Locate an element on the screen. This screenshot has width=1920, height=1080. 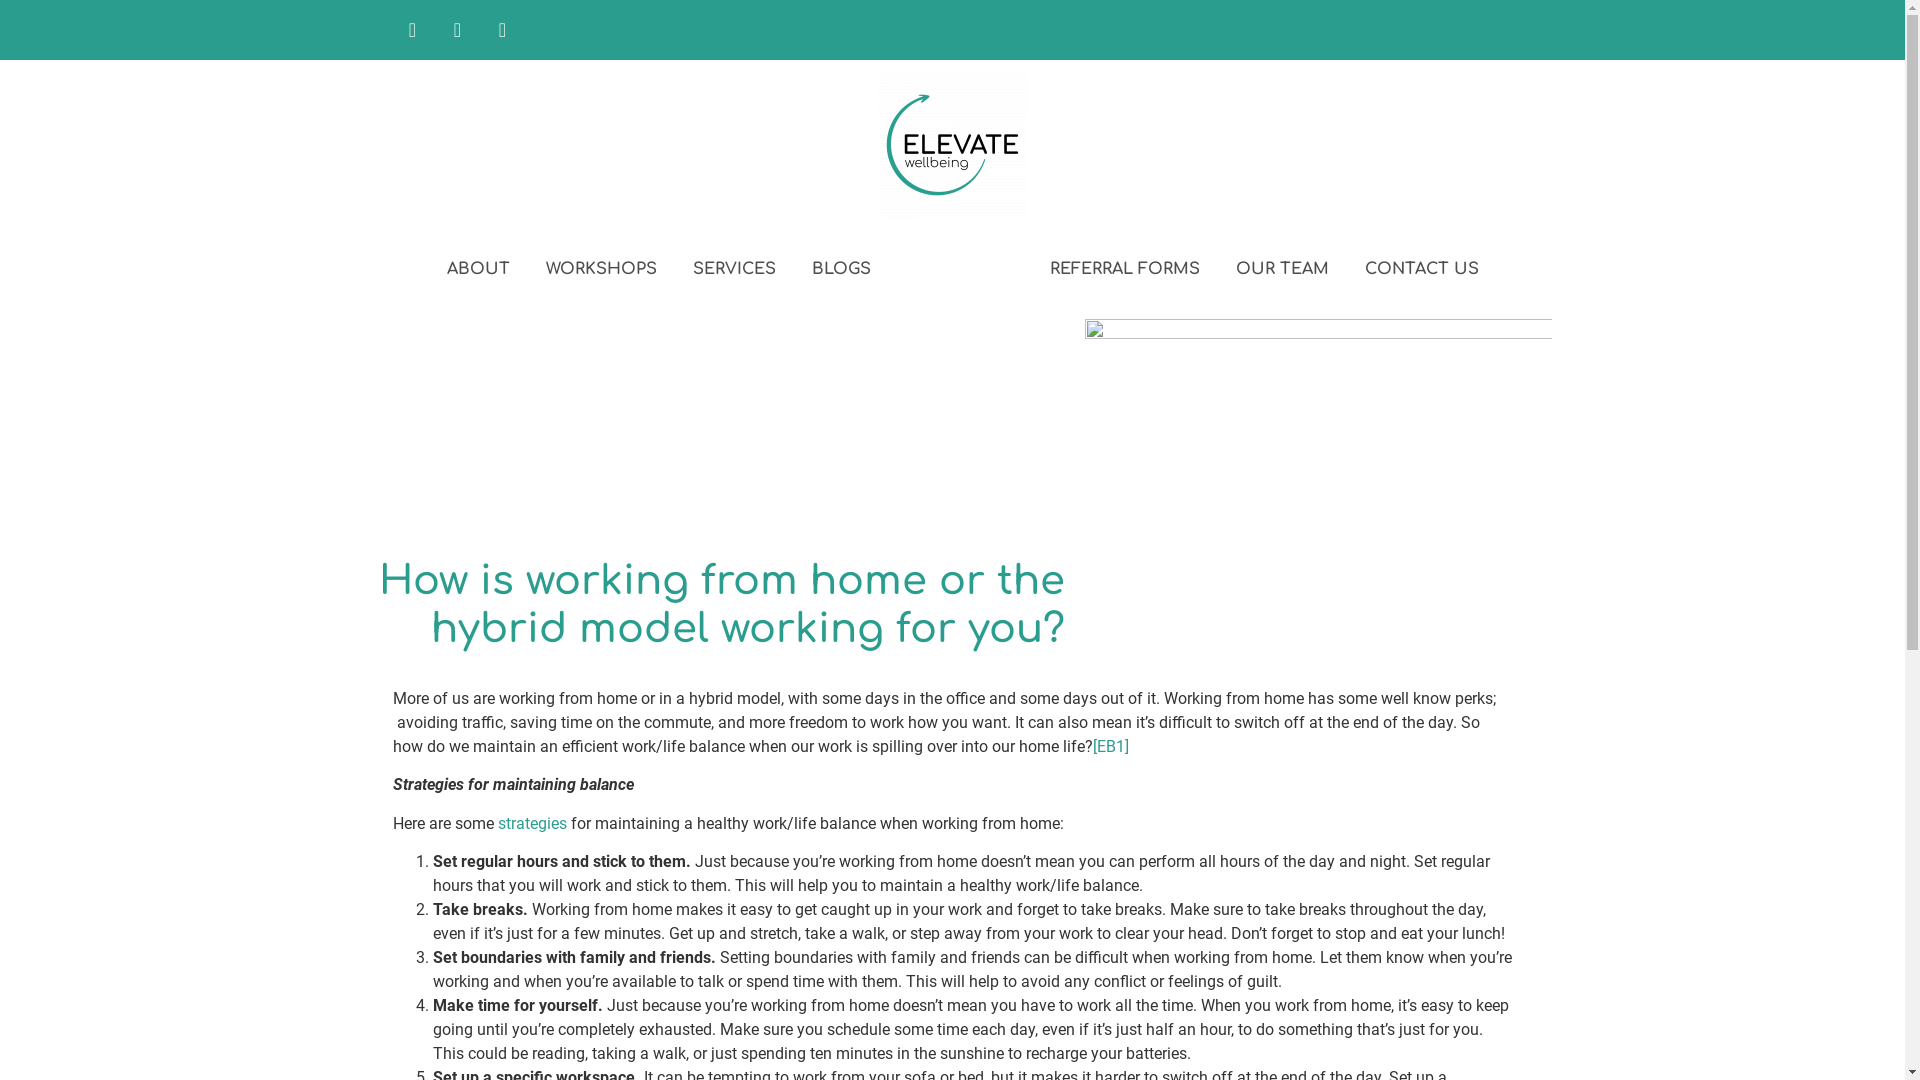
'SERVICES' is located at coordinates (733, 268).